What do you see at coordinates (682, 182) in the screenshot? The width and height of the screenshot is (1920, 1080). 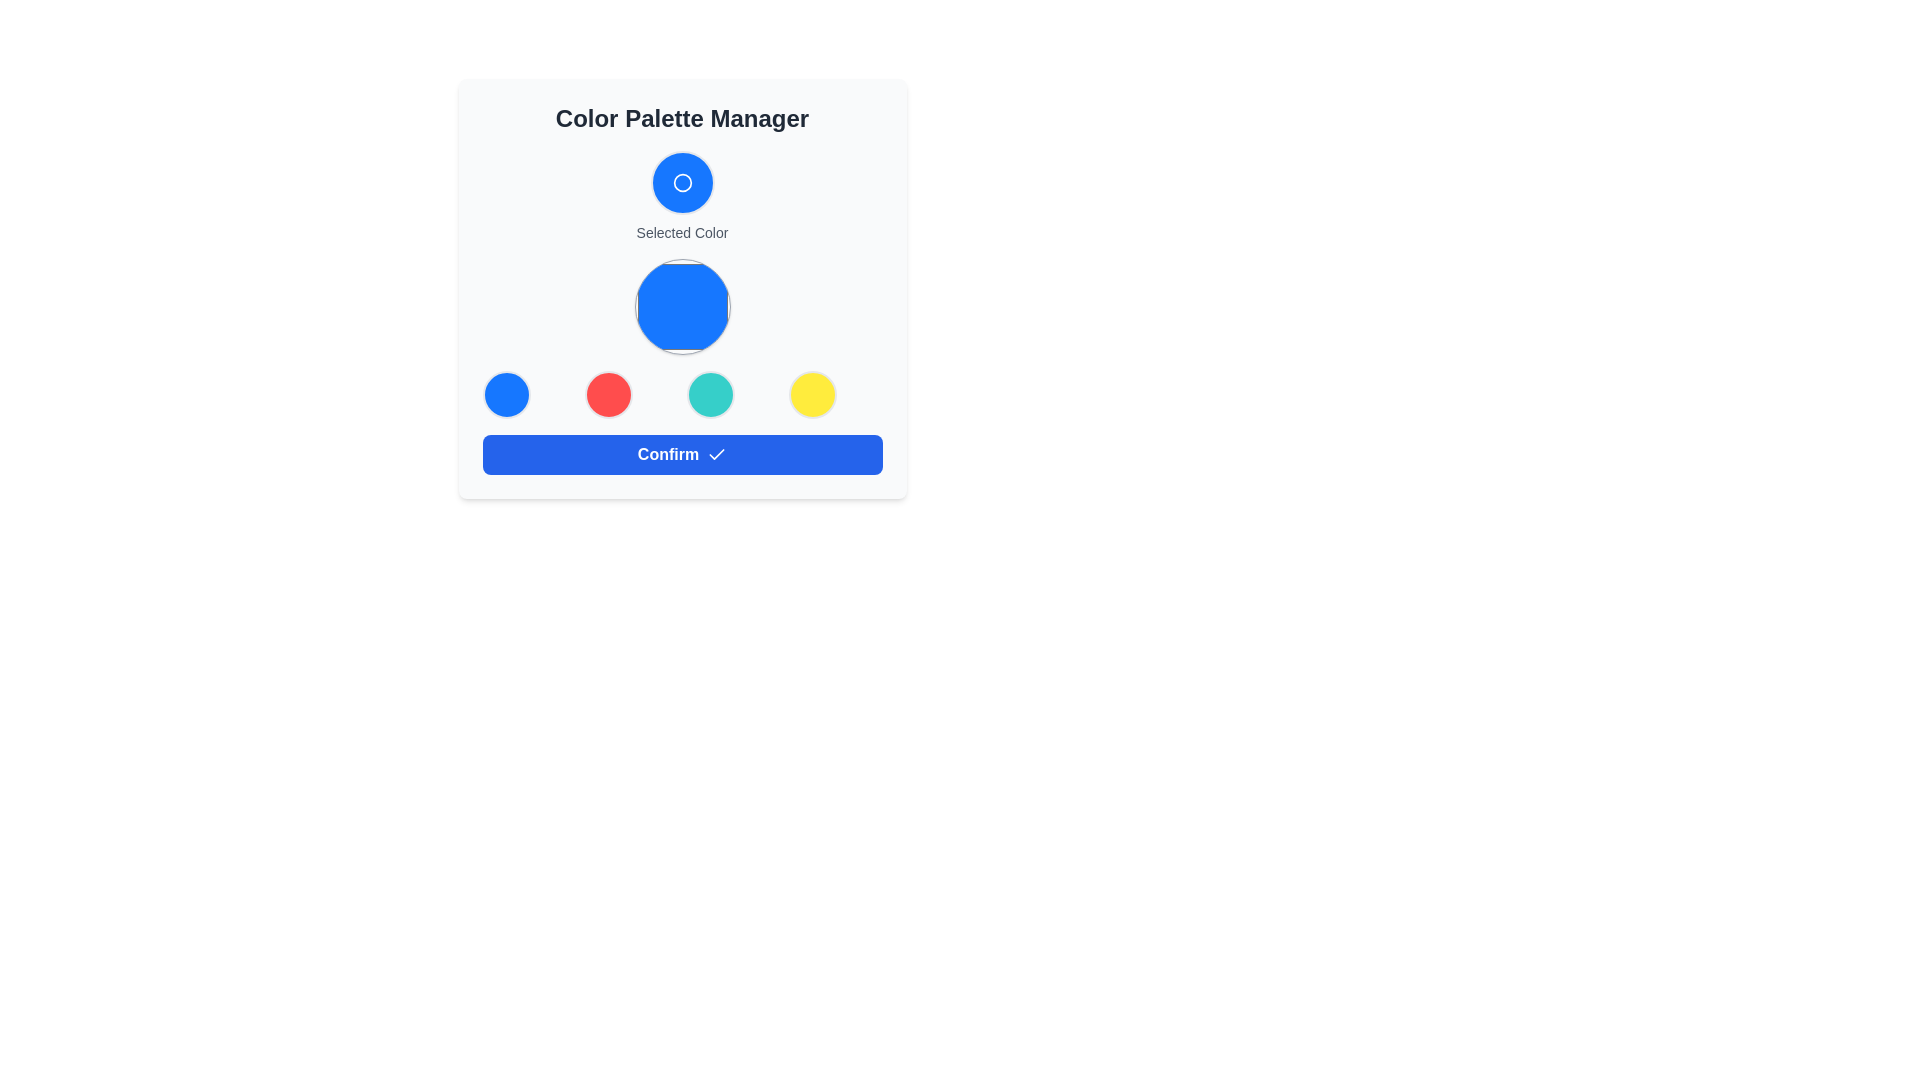 I see `the decorative icon located at the center of the blue circular icon, which indicates selection or state in the 'Selected Color' component` at bounding box center [682, 182].